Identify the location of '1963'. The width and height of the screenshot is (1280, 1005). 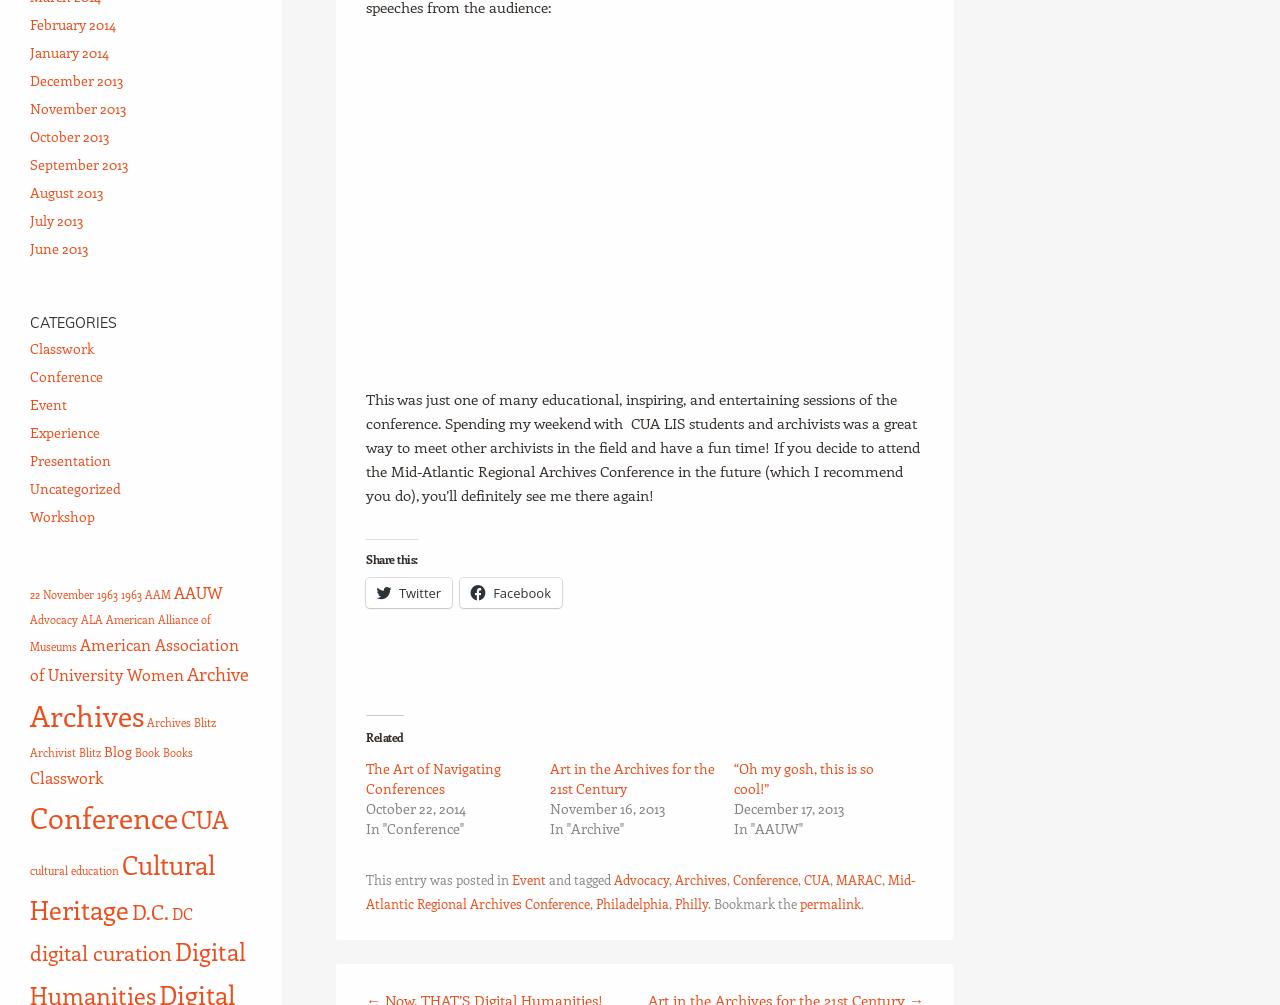
(130, 593).